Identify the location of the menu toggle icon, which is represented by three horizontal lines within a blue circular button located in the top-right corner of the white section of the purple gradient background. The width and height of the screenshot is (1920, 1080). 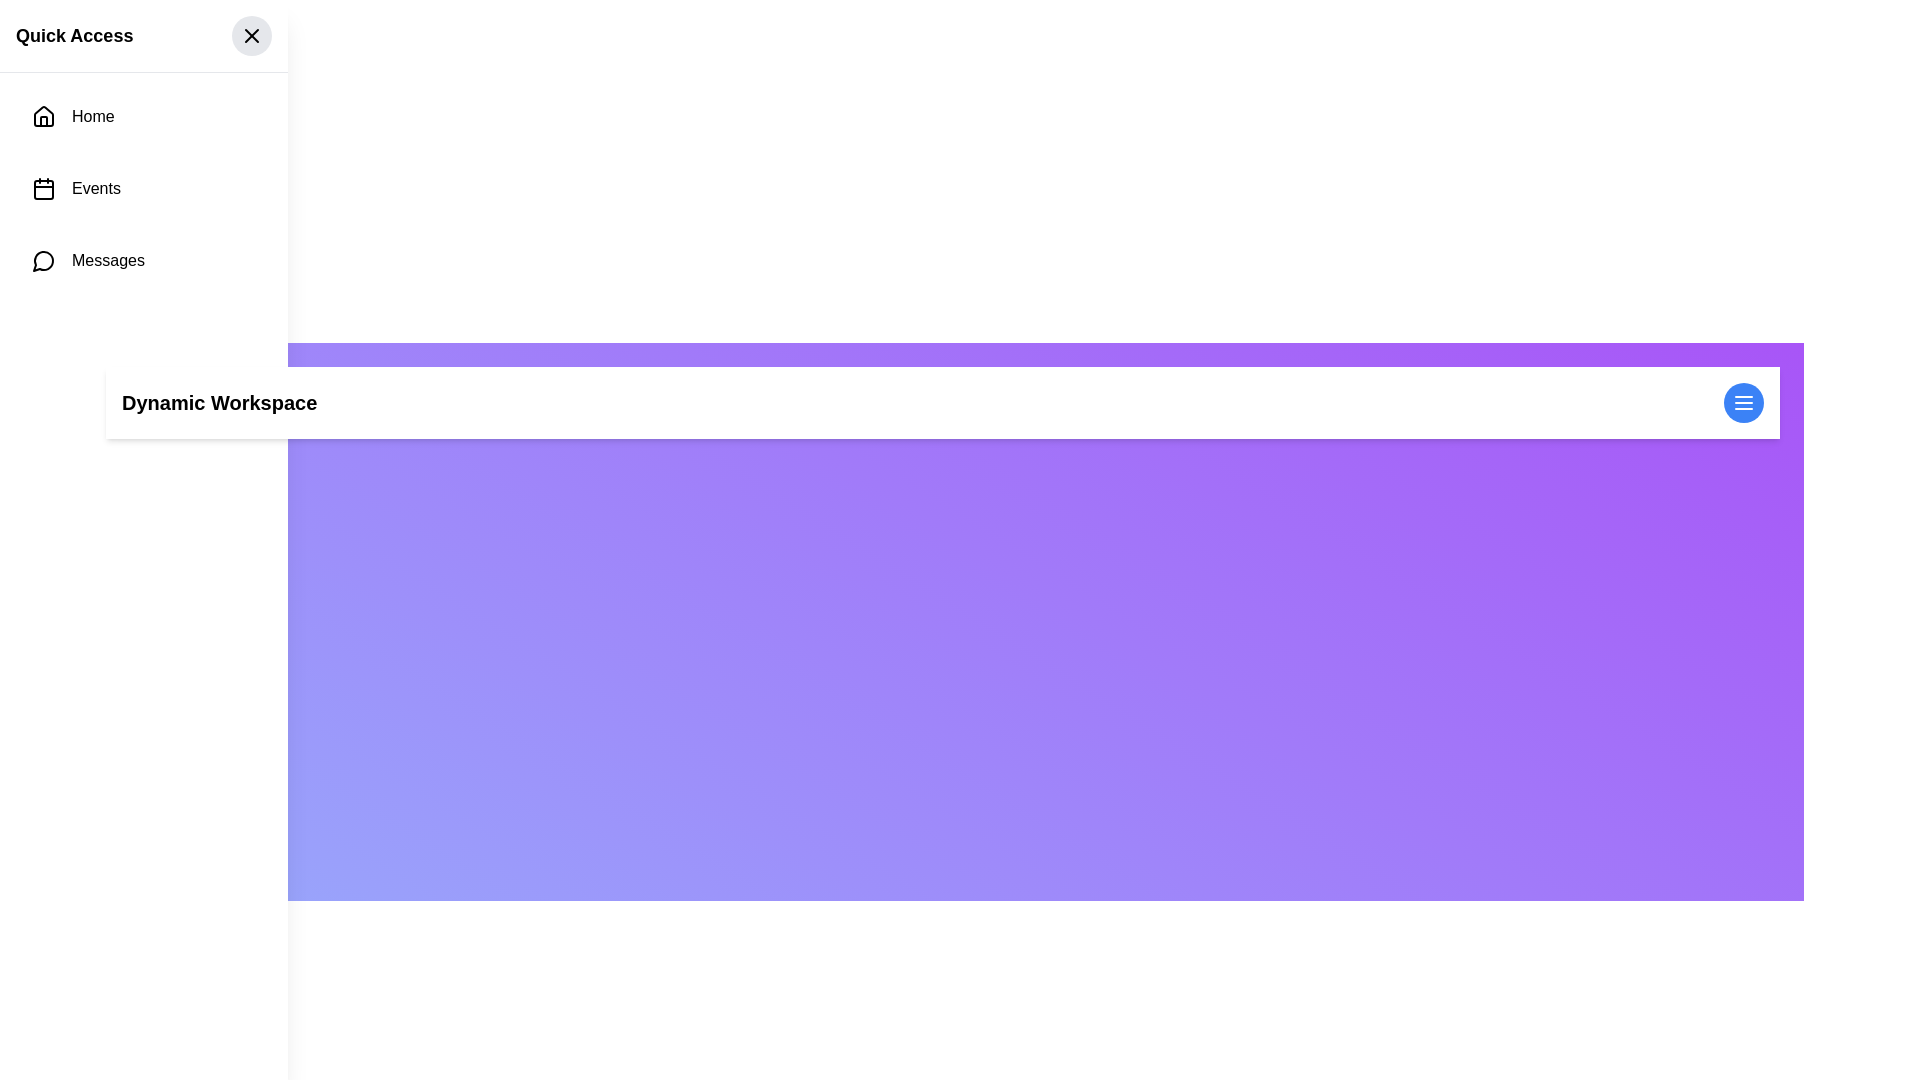
(1742, 402).